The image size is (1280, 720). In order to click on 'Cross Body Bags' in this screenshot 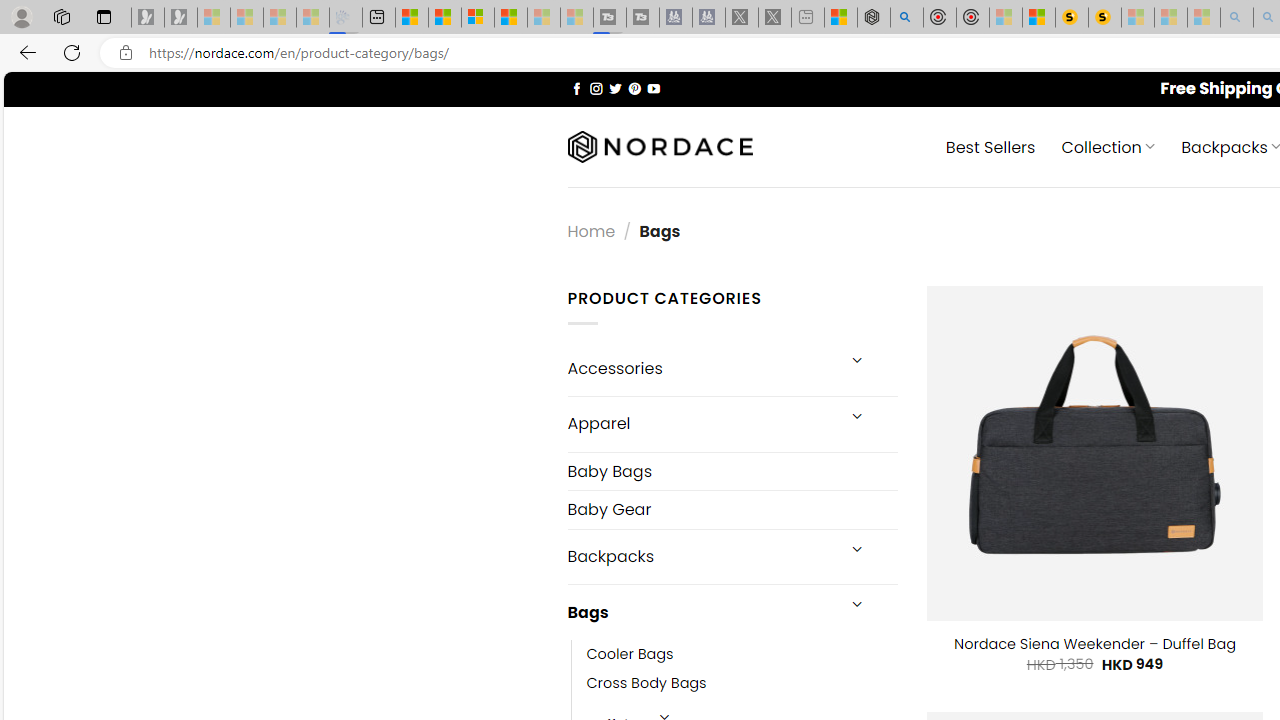, I will do `click(646, 683)`.